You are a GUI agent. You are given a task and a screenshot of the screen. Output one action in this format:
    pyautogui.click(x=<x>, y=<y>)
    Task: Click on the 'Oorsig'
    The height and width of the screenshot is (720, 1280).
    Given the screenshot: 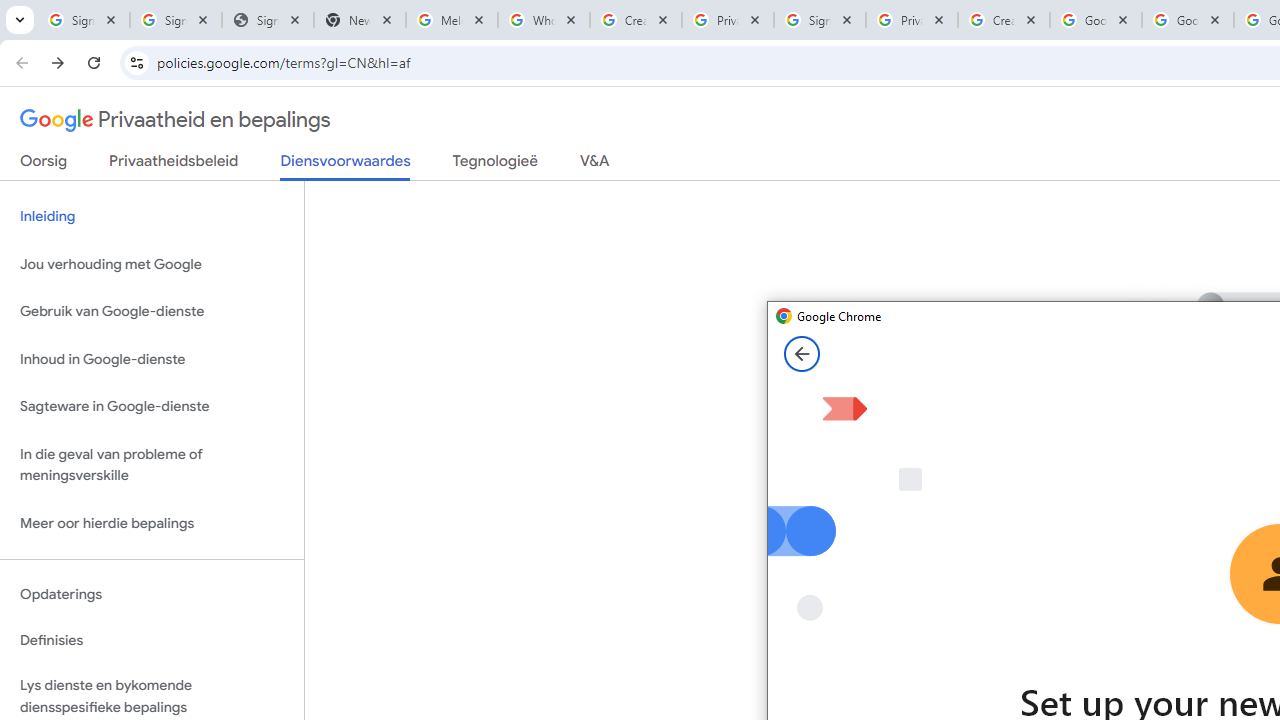 What is the action you would take?
    pyautogui.click(x=44, y=164)
    